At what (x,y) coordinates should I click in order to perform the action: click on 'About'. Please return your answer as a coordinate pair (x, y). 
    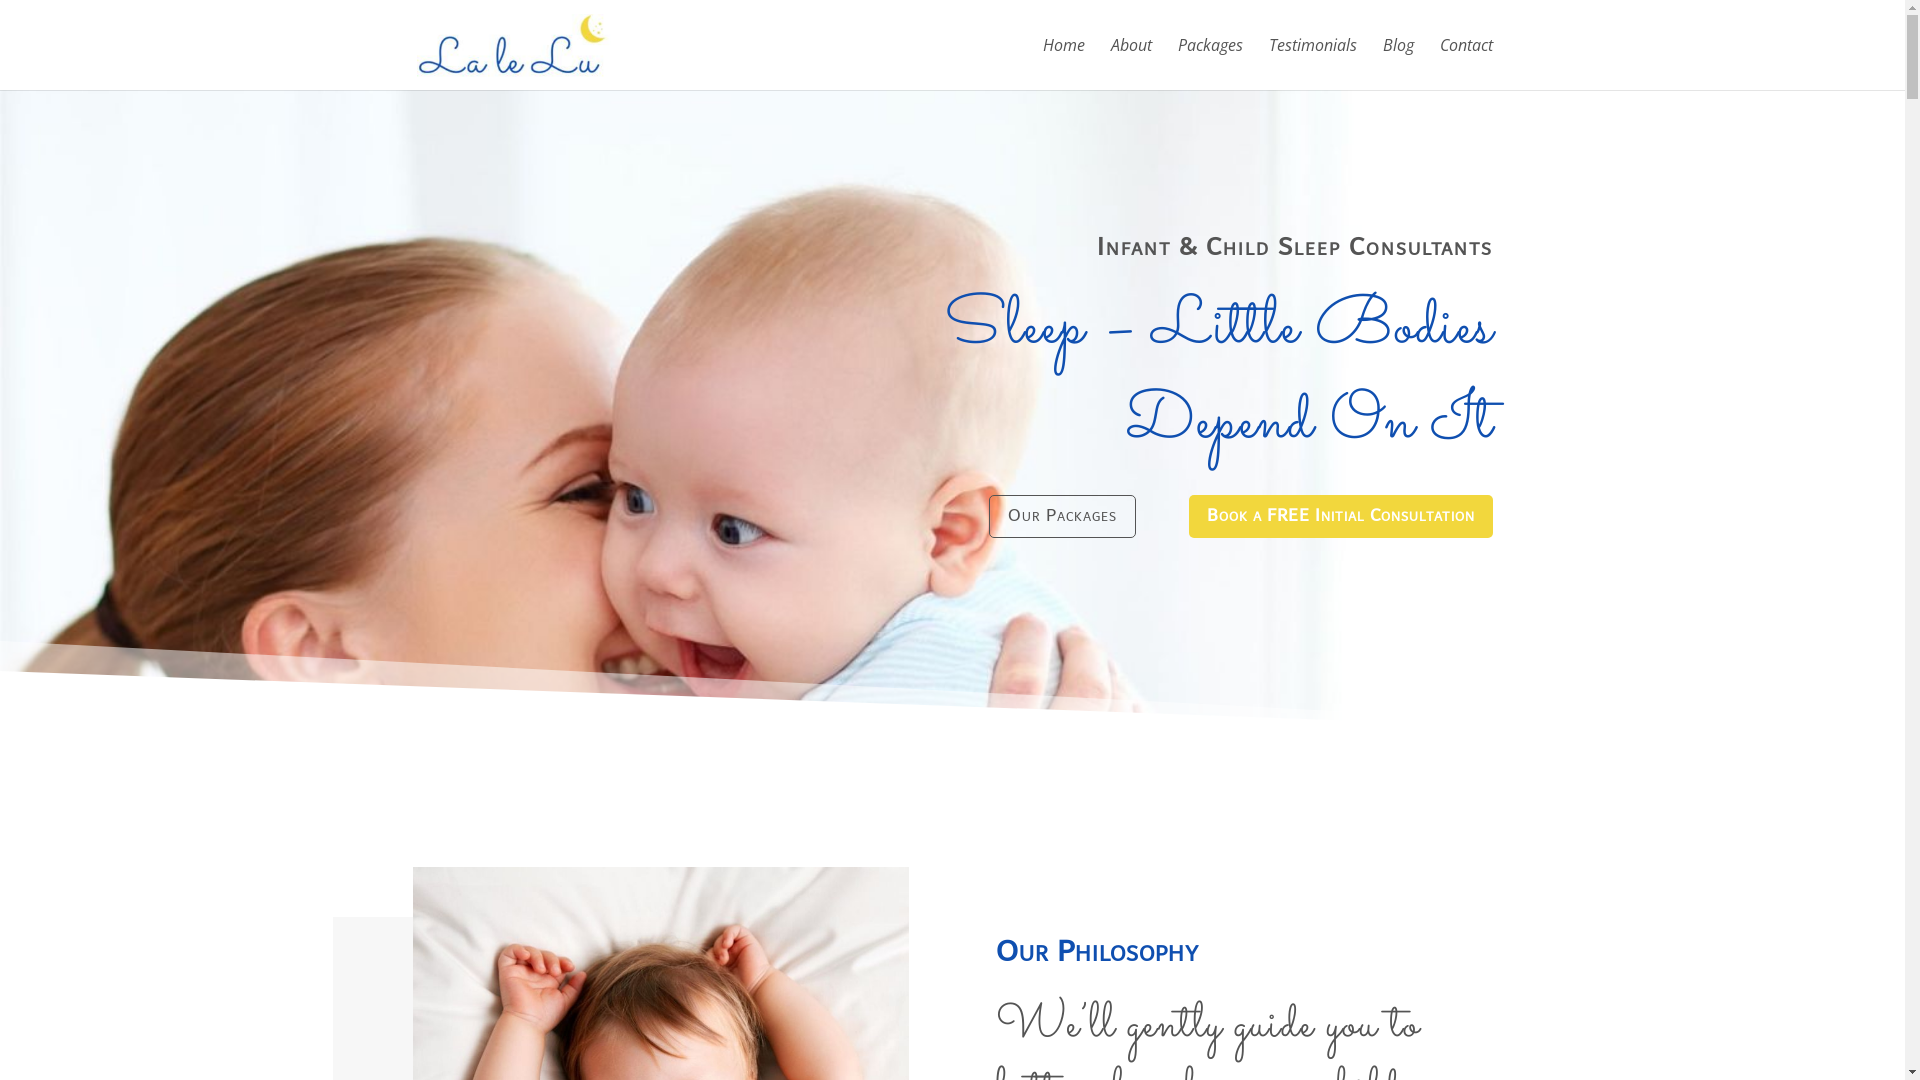
    Looking at the image, I should click on (1108, 63).